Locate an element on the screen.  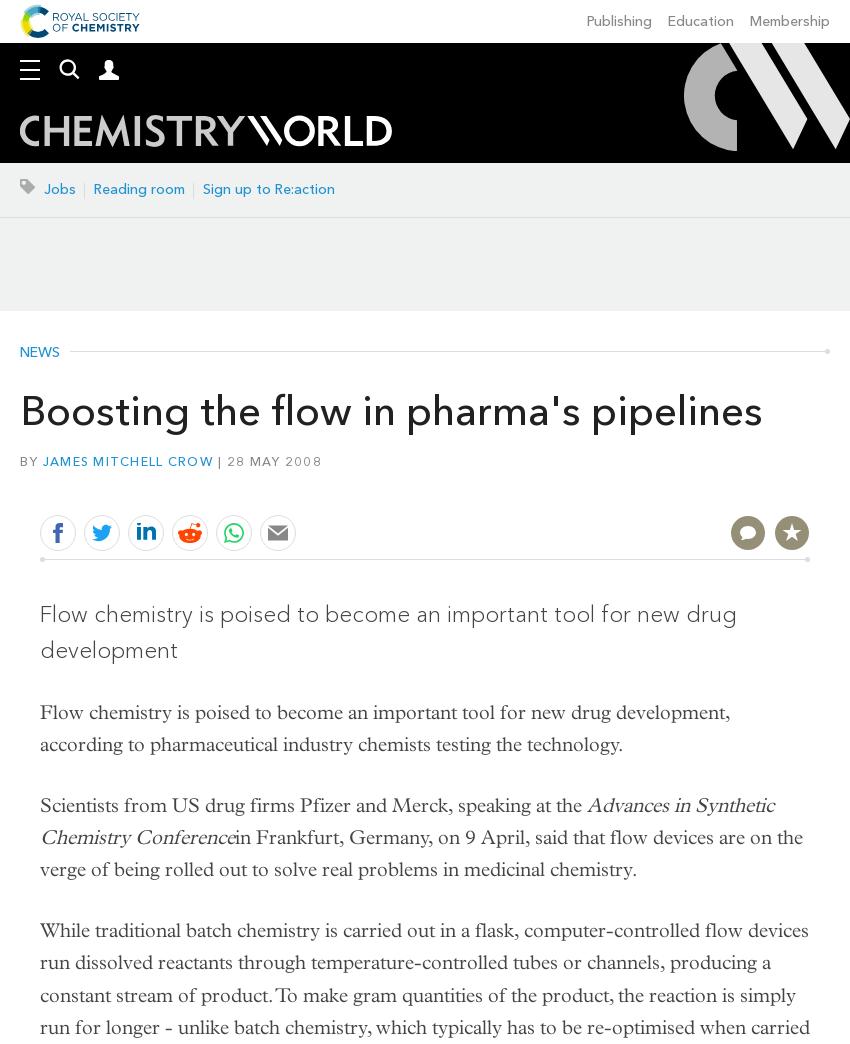
'Publishing' is located at coordinates (587, 19).